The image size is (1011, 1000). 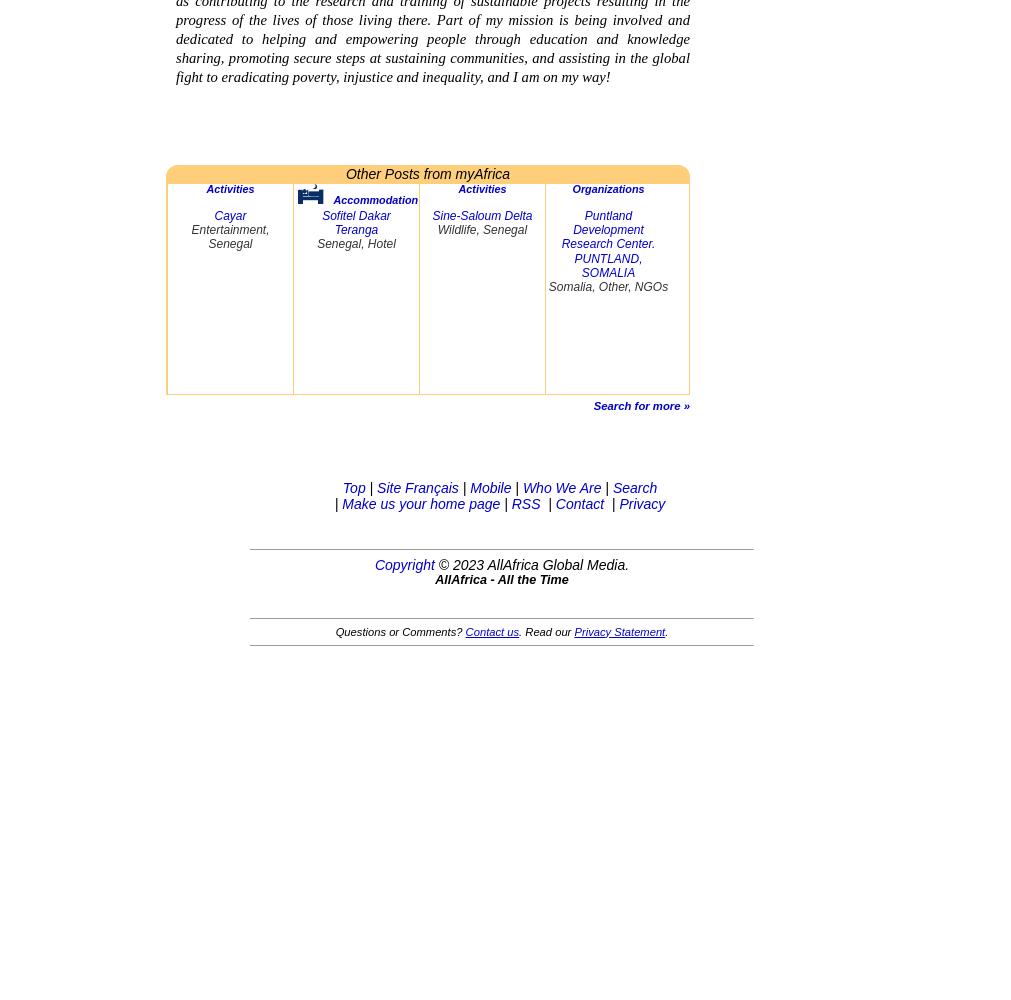 What do you see at coordinates (546, 631) in the screenshot?
I see `'.
Read our'` at bounding box center [546, 631].